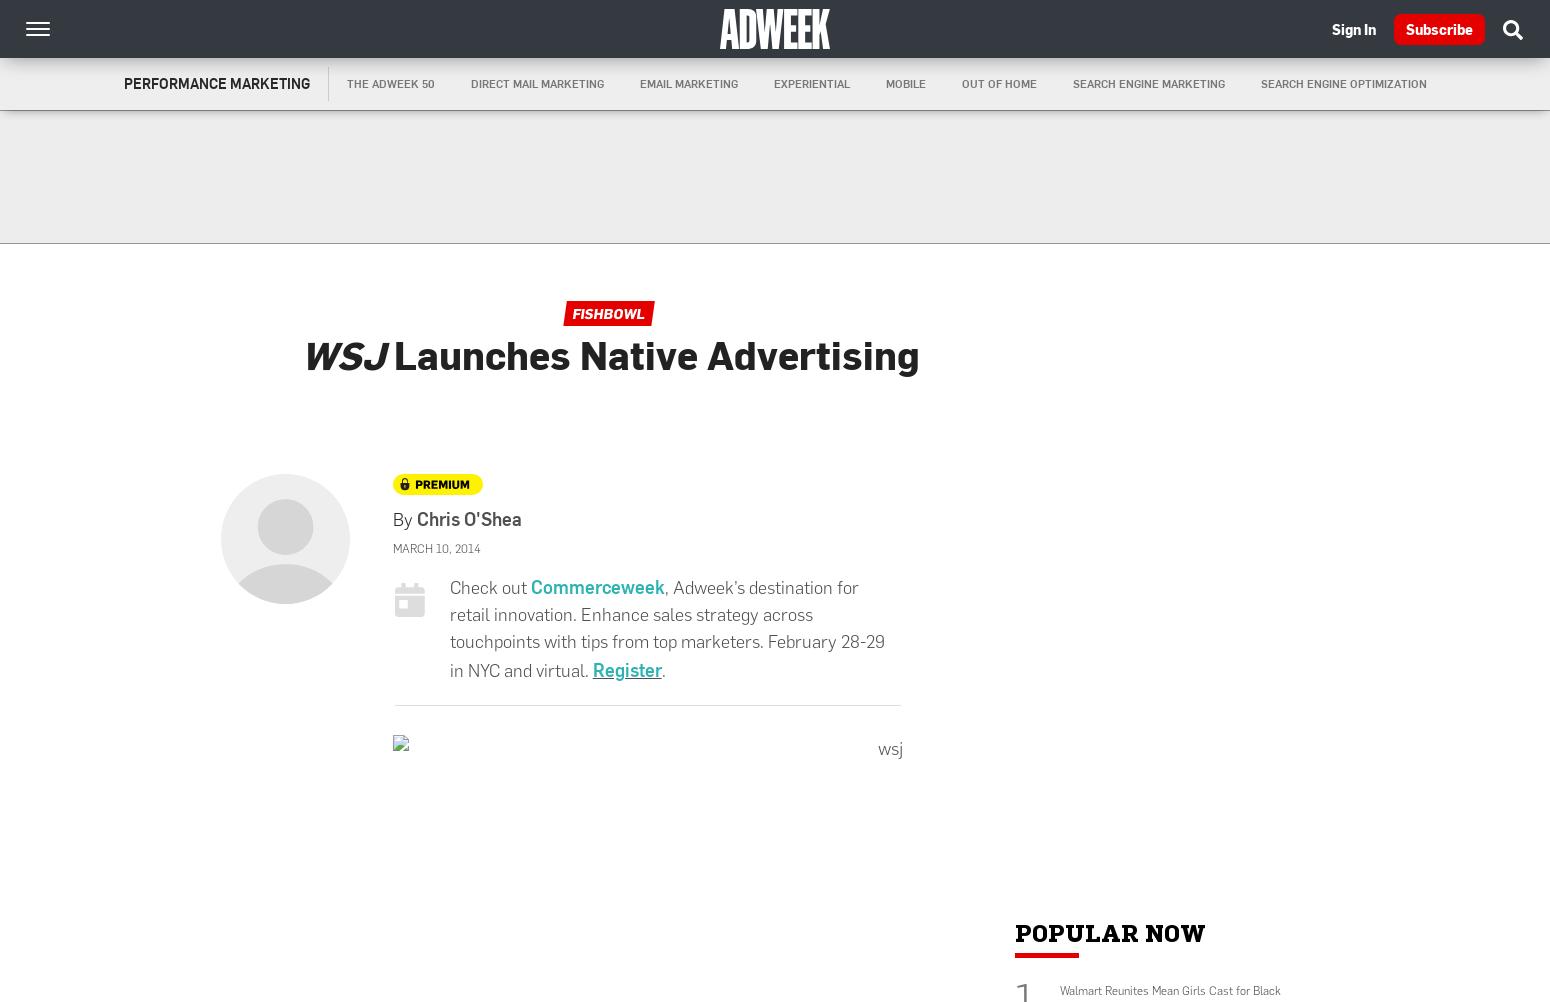 This screenshot has height=1002, width=1550. I want to click on 'Experiential', so click(809, 83).